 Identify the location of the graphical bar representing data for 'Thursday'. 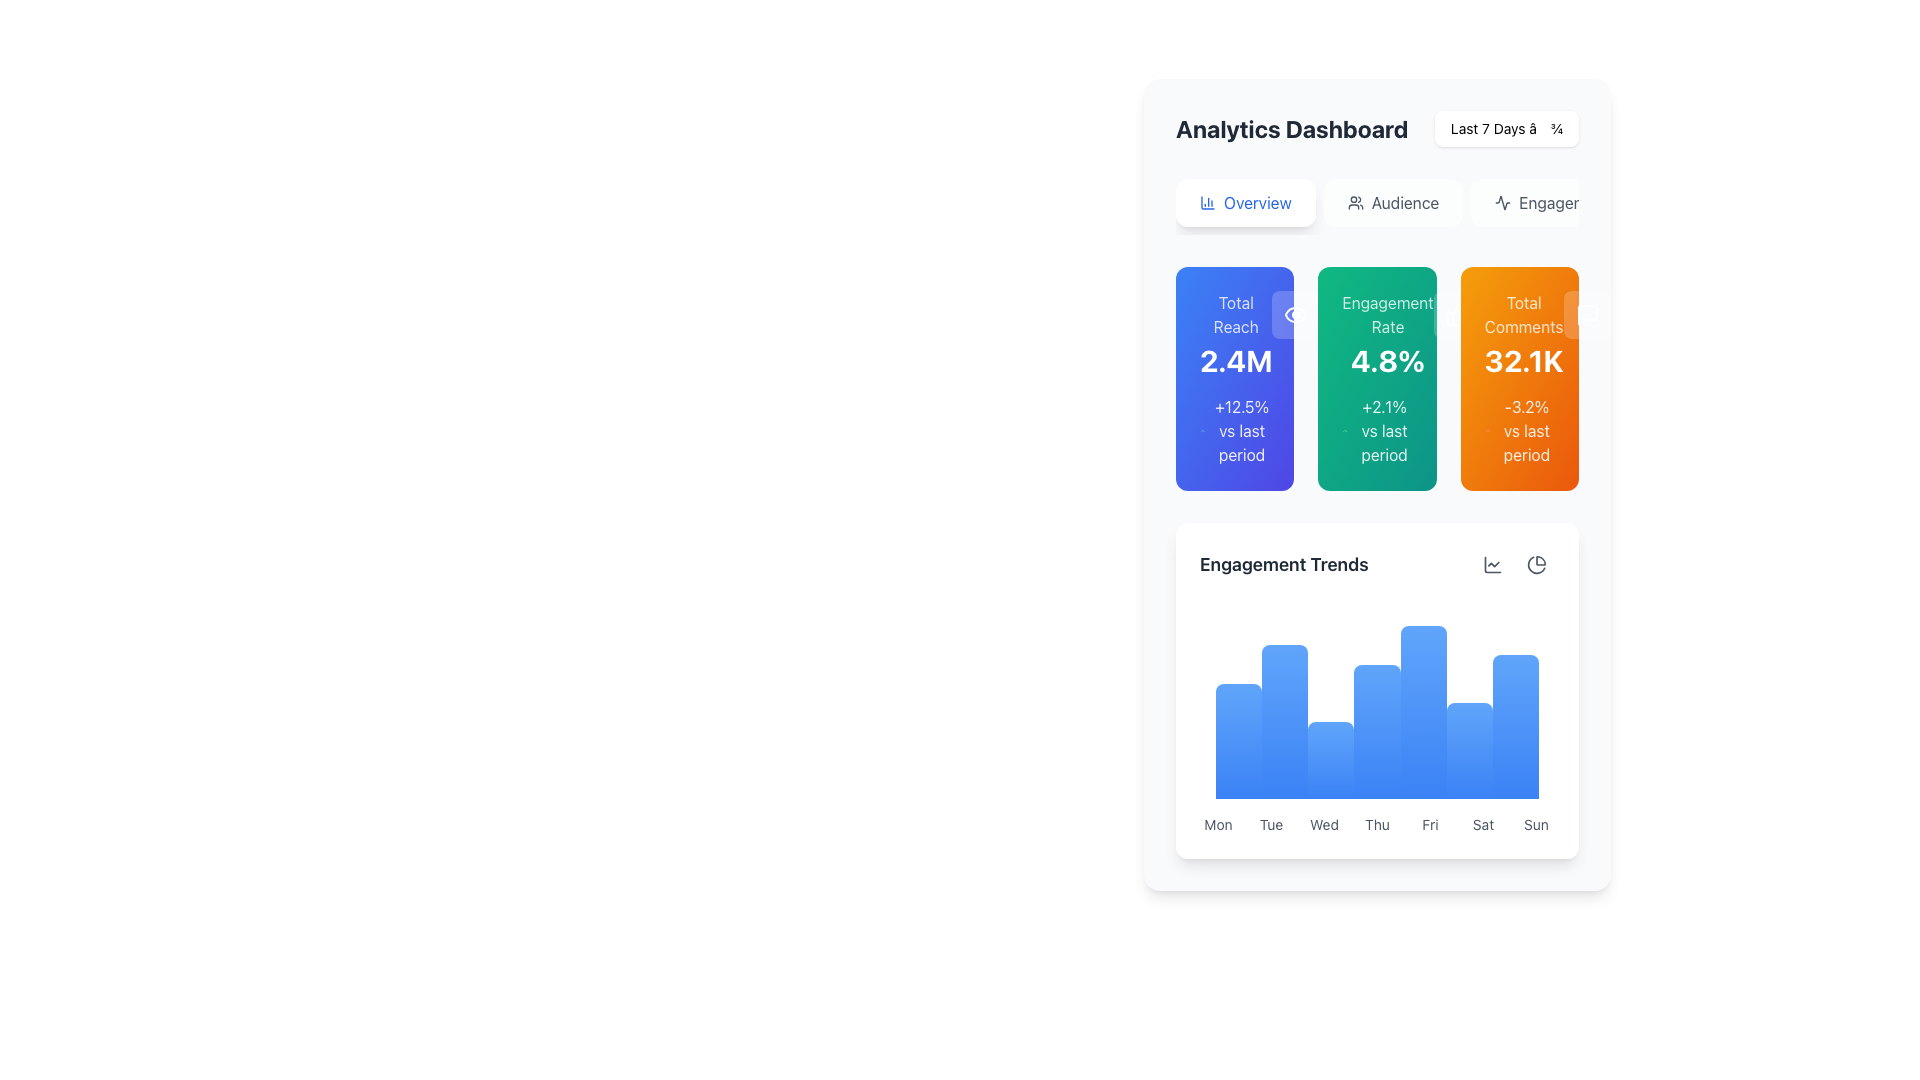
(1376, 731).